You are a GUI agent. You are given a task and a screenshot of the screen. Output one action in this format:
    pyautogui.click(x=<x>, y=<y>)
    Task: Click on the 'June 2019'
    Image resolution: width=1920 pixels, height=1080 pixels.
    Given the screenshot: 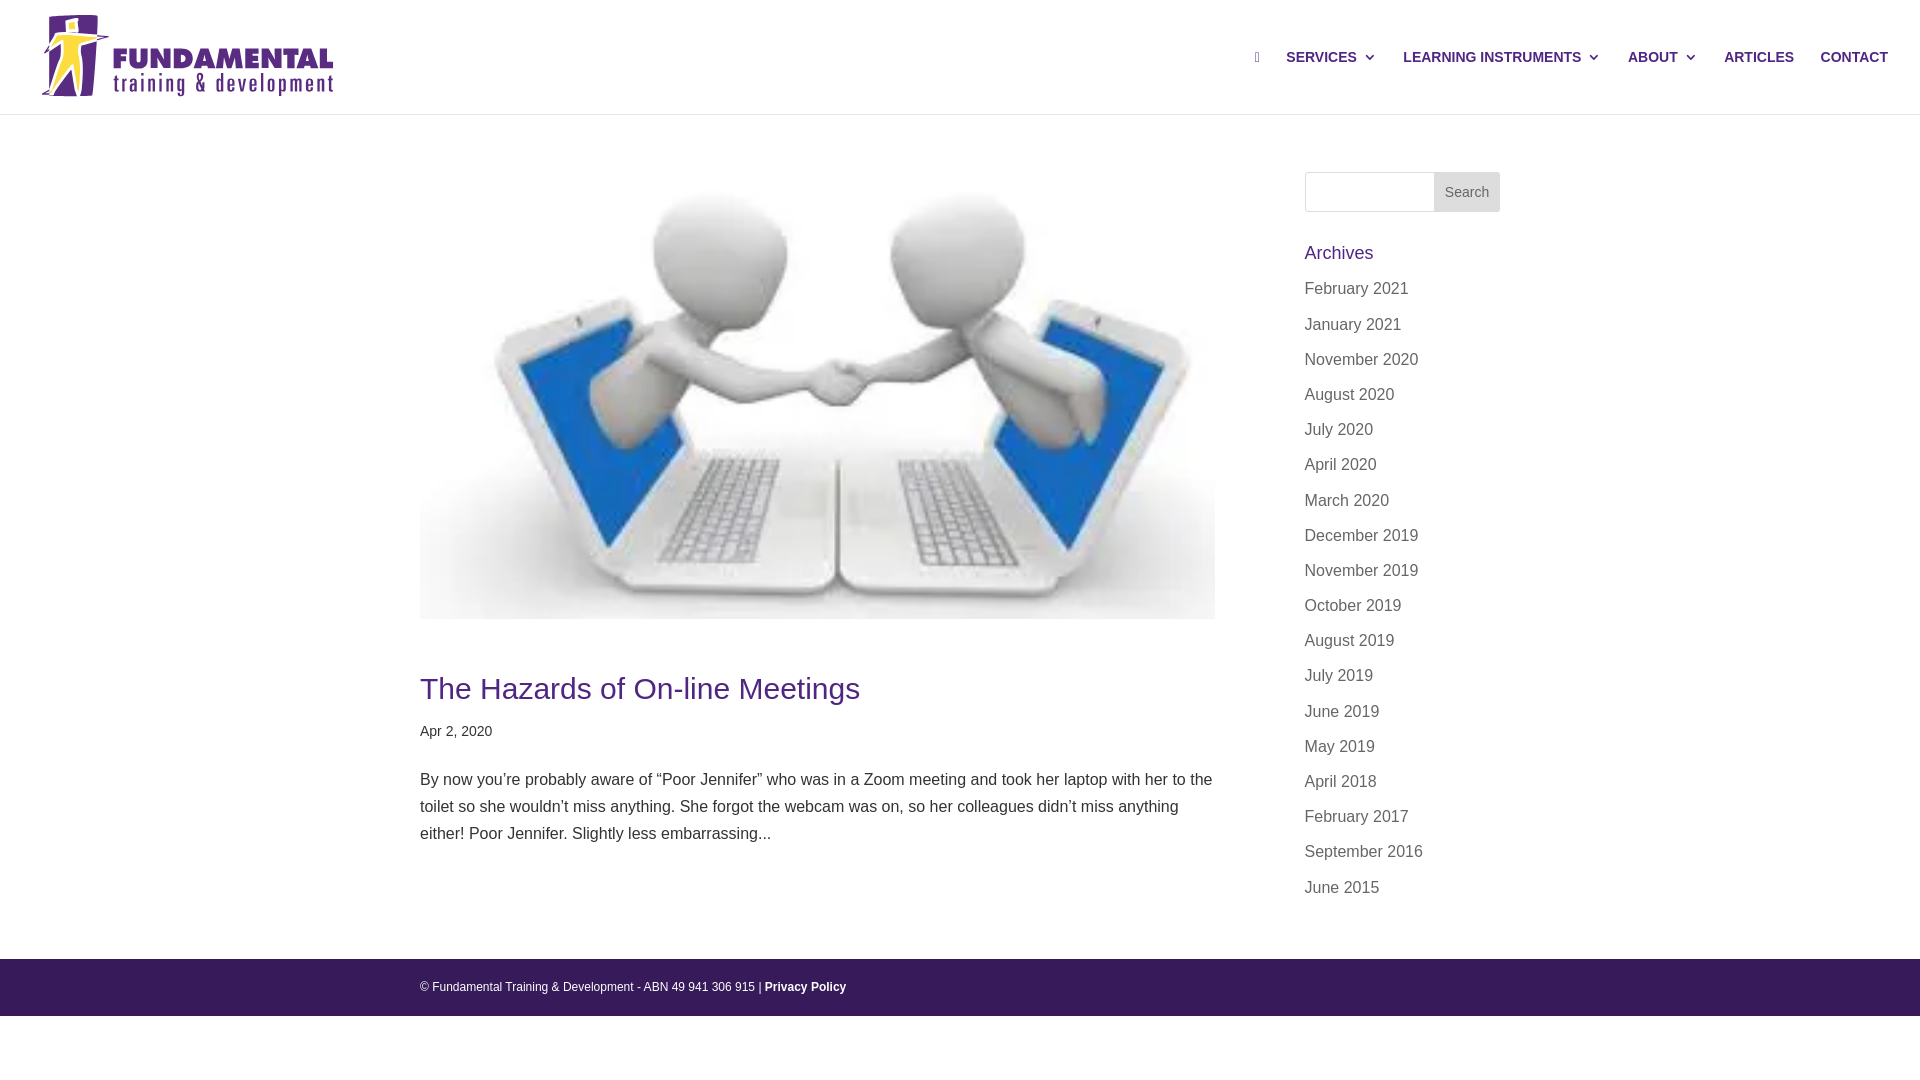 What is the action you would take?
    pyautogui.click(x=1342, y=710)
    